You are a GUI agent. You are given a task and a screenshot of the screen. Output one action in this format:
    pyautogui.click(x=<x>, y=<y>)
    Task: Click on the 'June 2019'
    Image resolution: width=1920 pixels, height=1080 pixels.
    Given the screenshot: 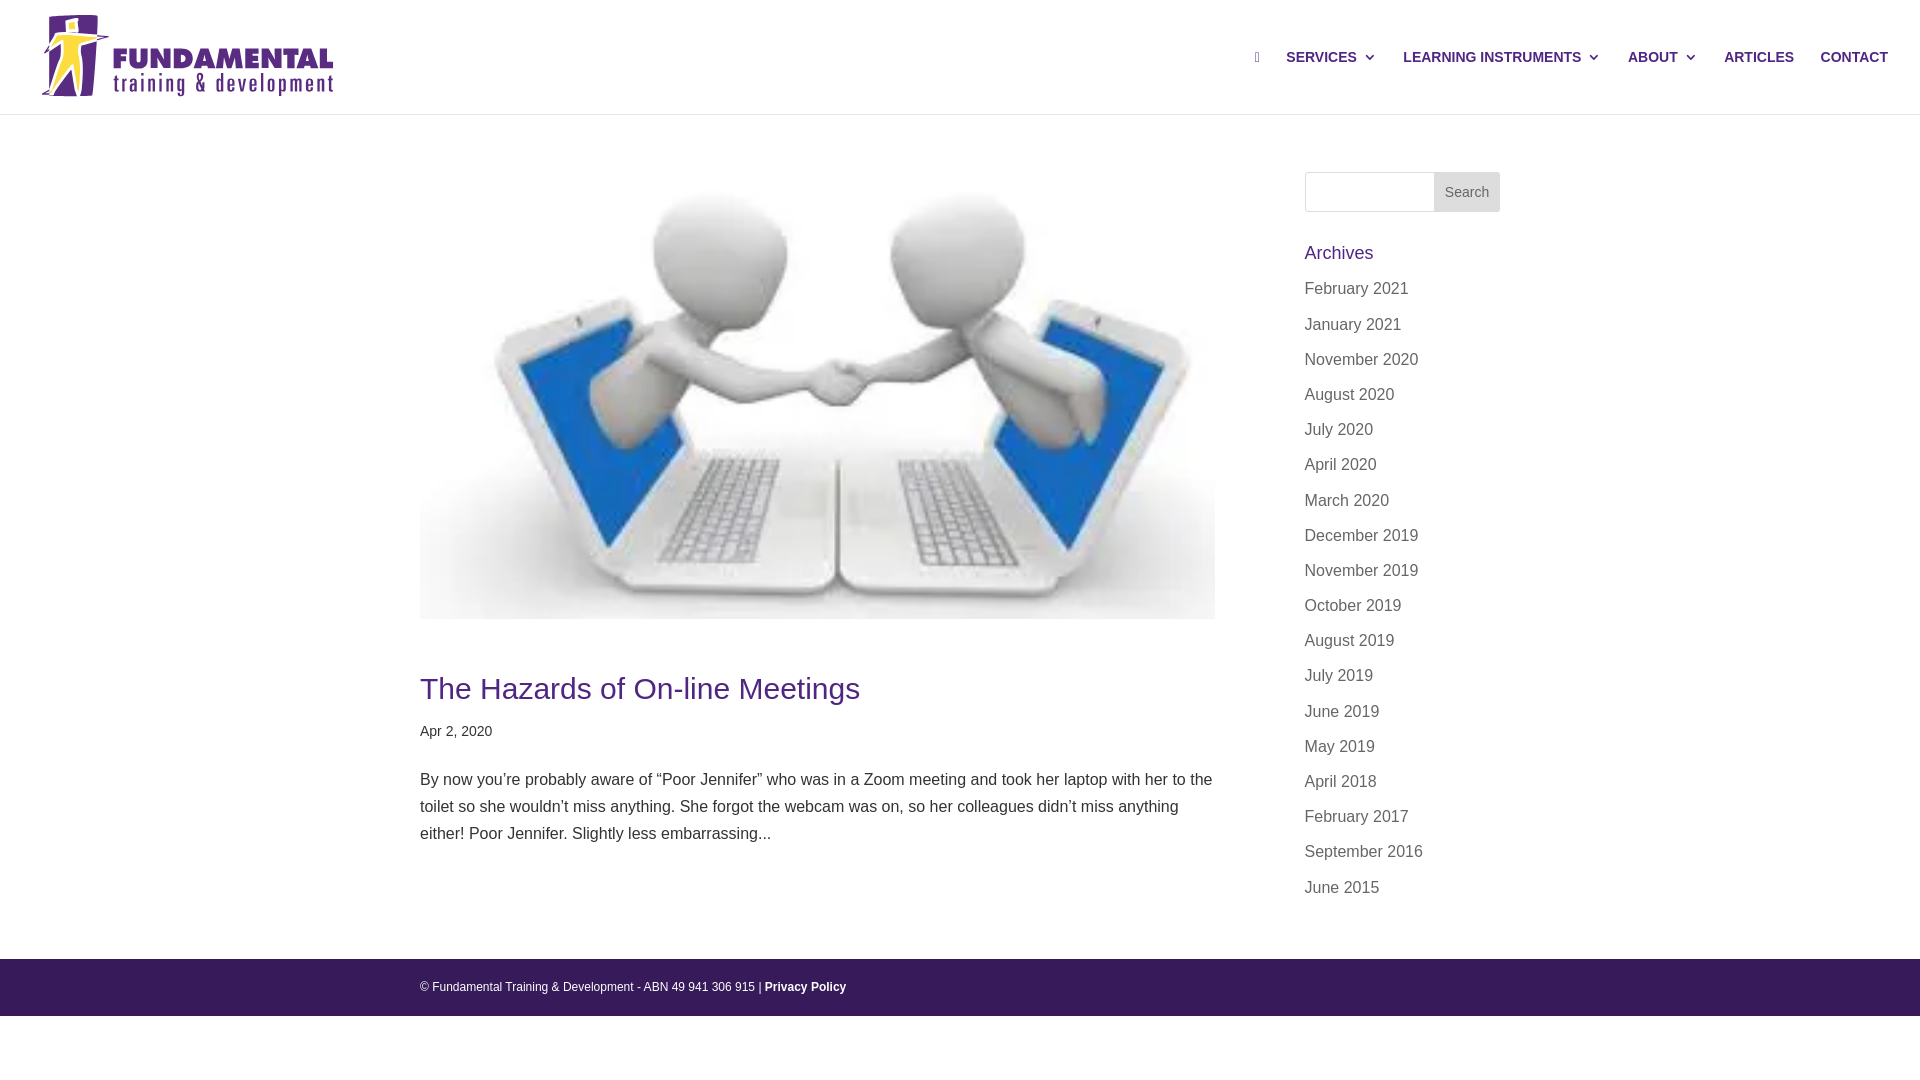 What is the action you would take?
    pyautogui.click(x=1342, y=710)
    